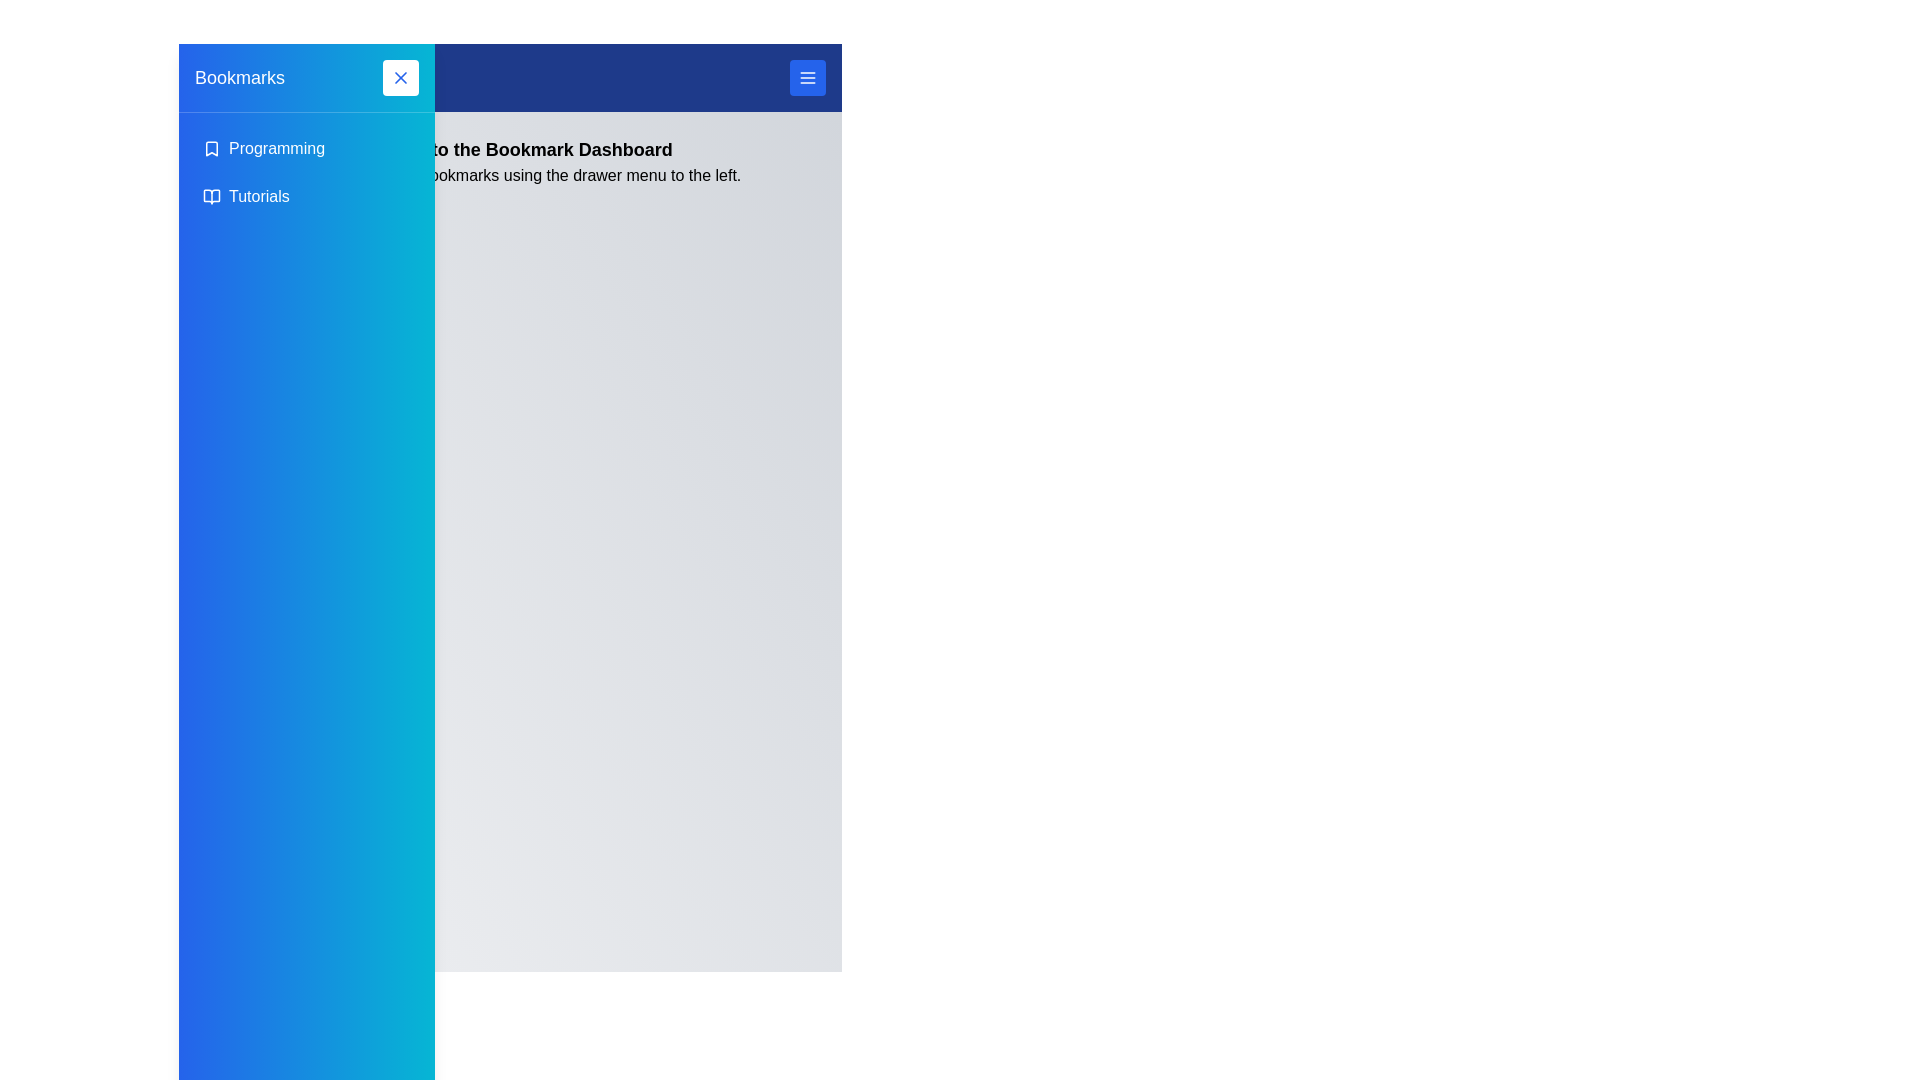  What do you see at coordinates (211, 148) in the screenshot?
I see `the bookmark icon located to the left of the 'Programming' text in the sidebar menu` at bounding box center [211, 148].